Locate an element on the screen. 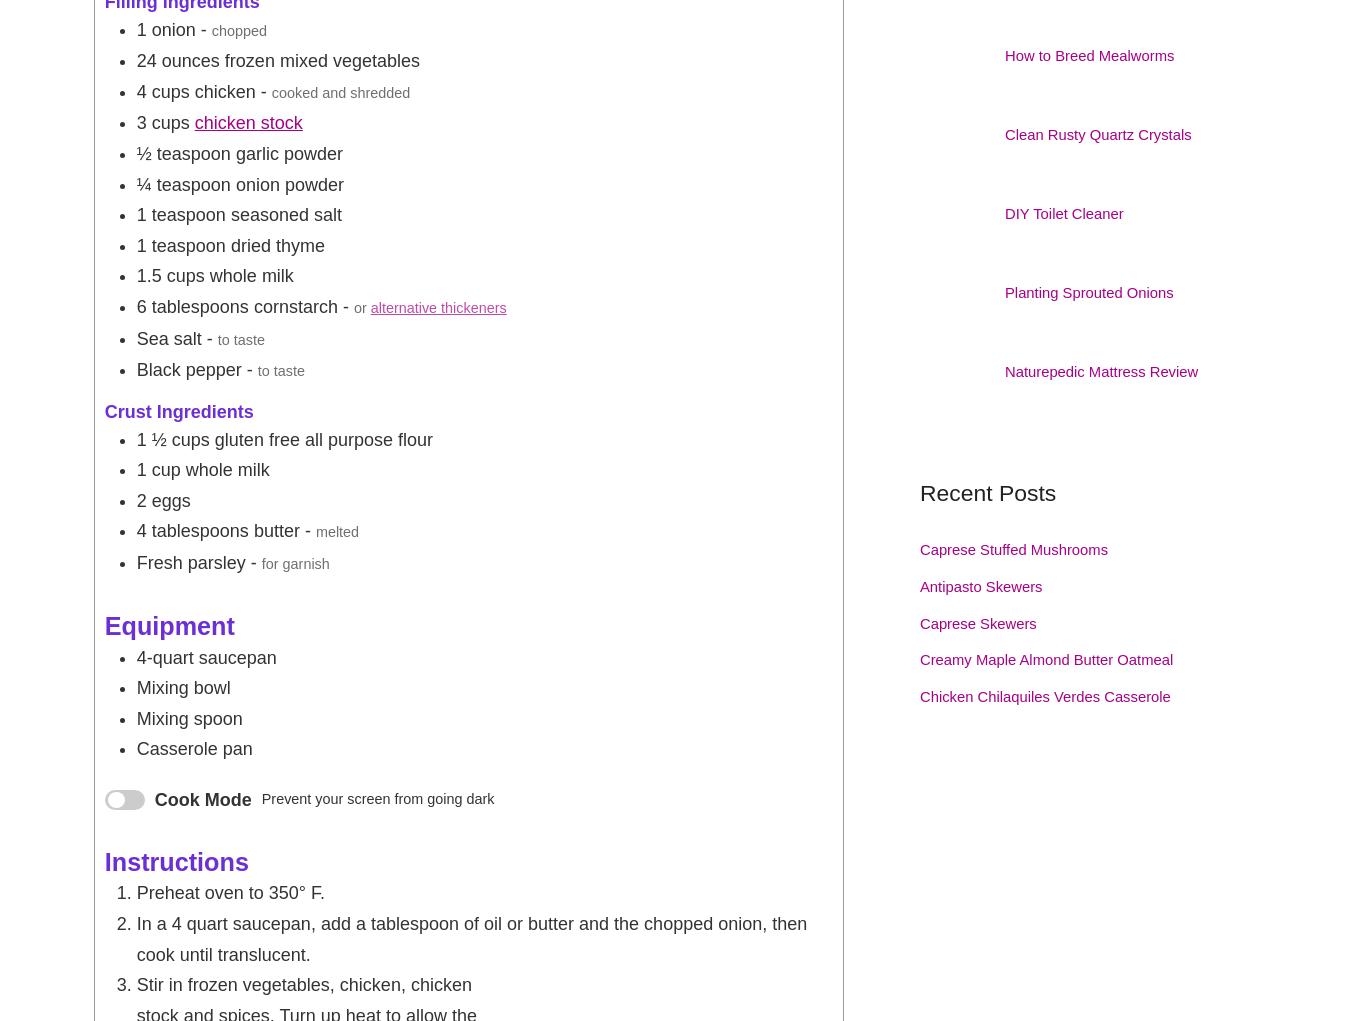  'cup' is located at coordinates (165, 469).